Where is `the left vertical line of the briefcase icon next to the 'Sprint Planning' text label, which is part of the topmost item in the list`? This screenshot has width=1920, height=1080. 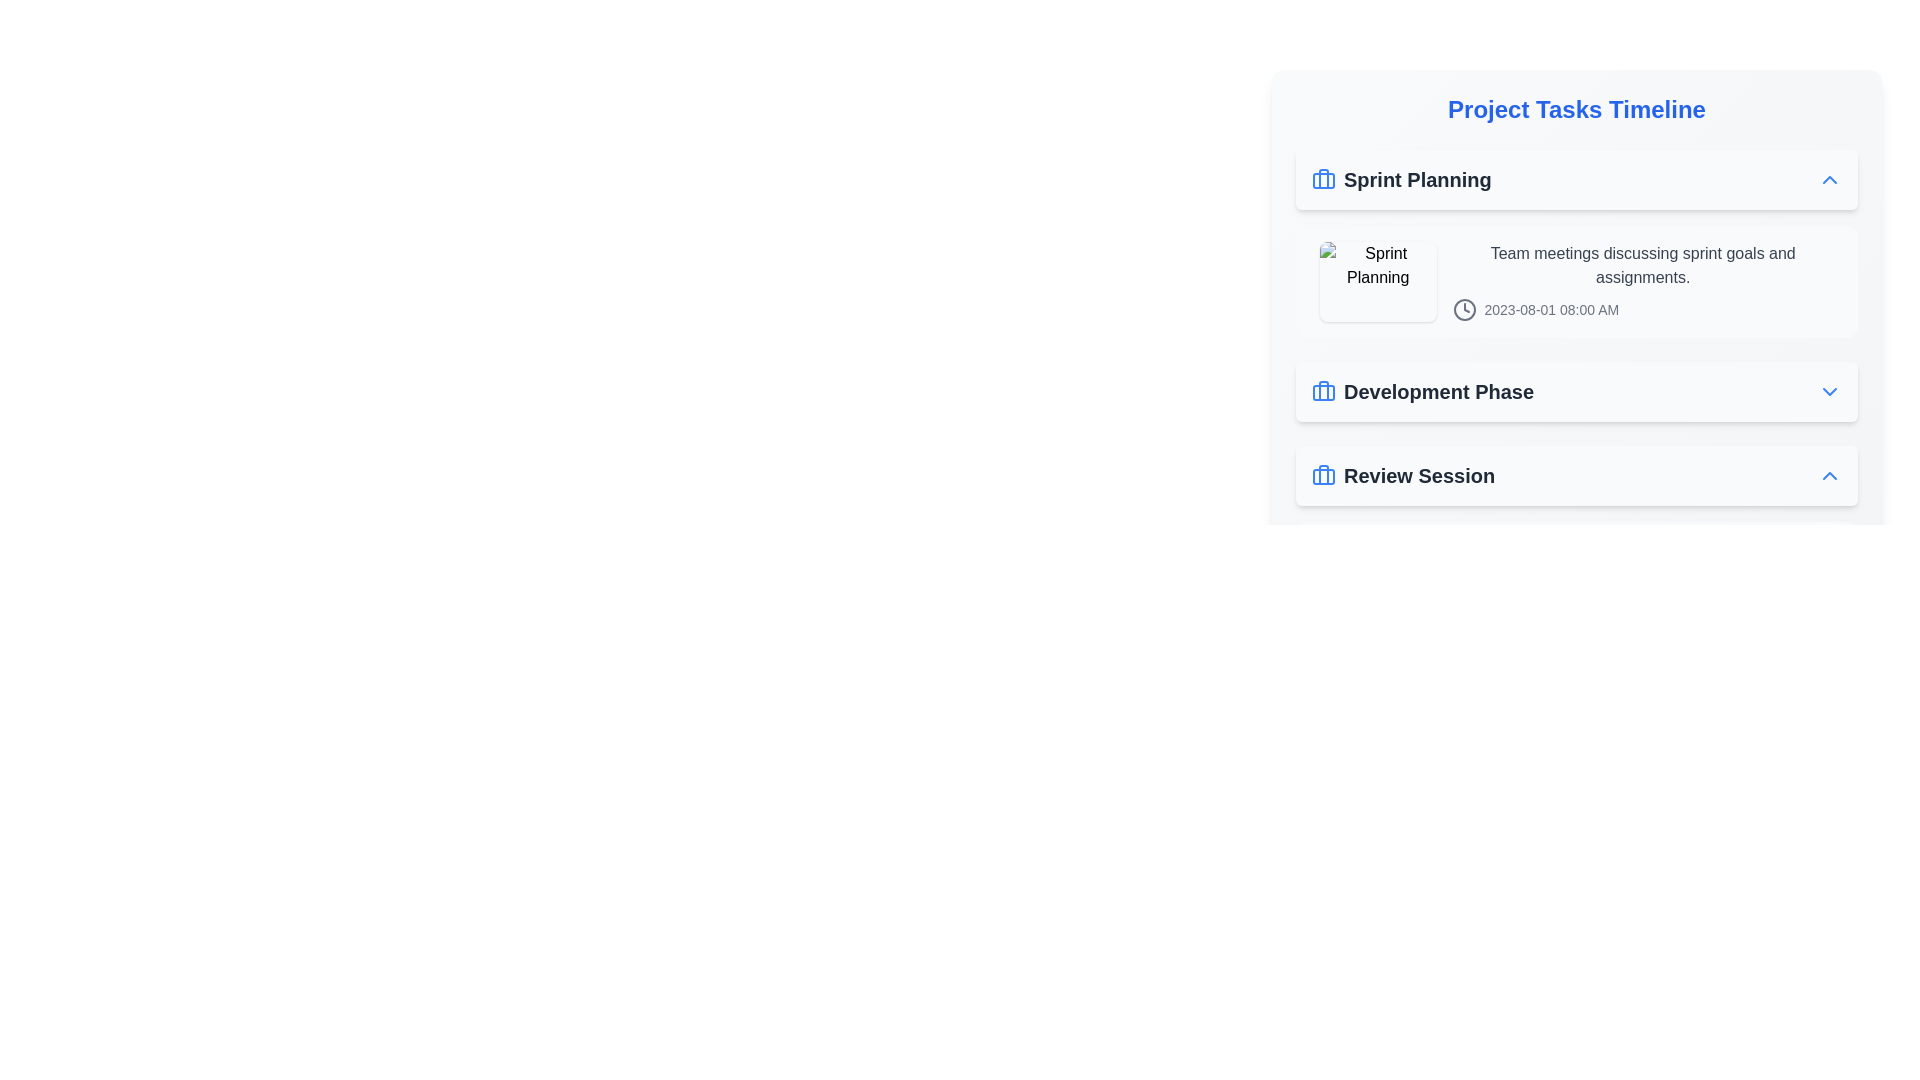 the left vertical line of the briefcase icon next to the 'Sprint Planning' text label, which is part of the topmost item in the list is located at coordinates (1324, 177).